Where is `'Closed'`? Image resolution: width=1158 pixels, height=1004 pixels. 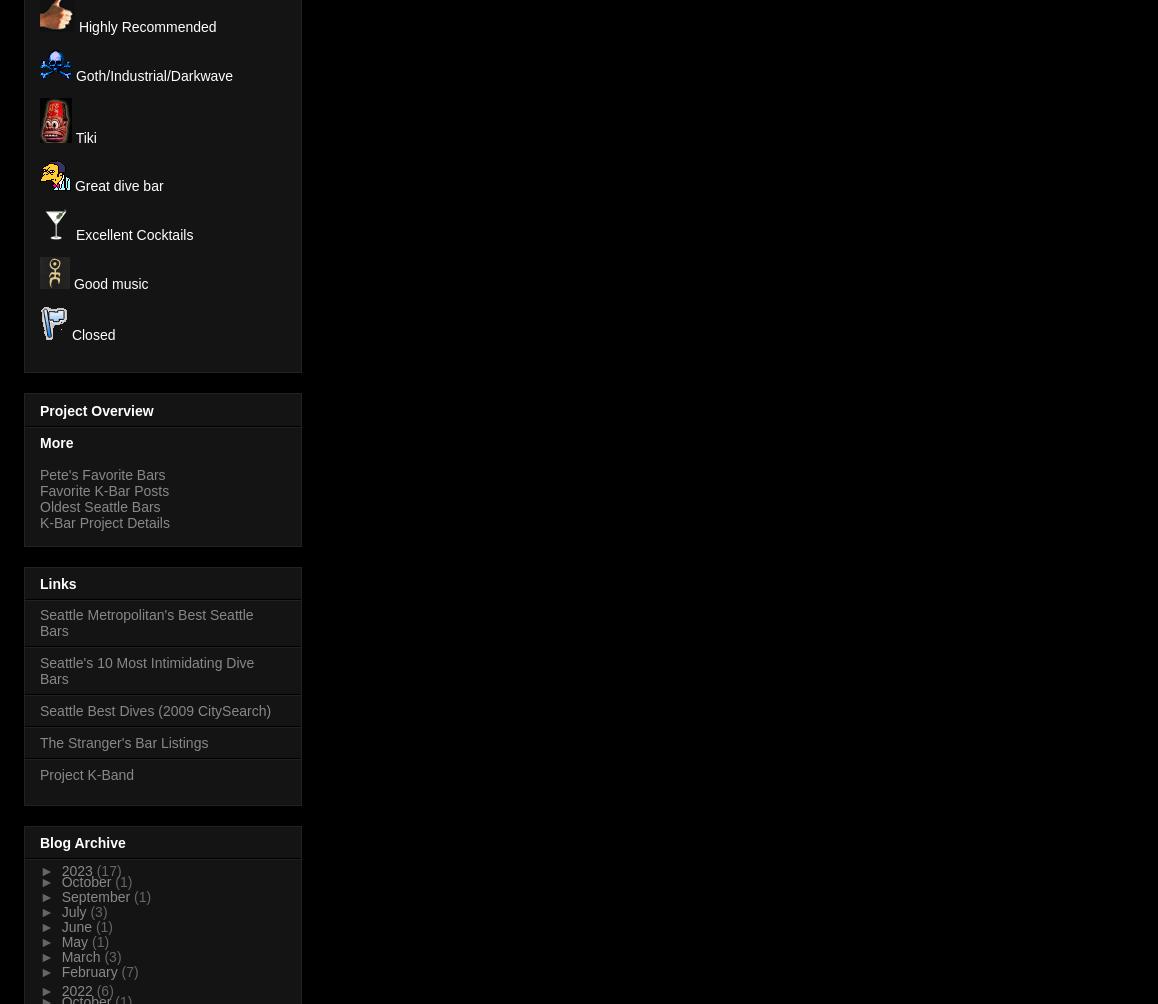 'Closed' is located at coordinates (91, 335).